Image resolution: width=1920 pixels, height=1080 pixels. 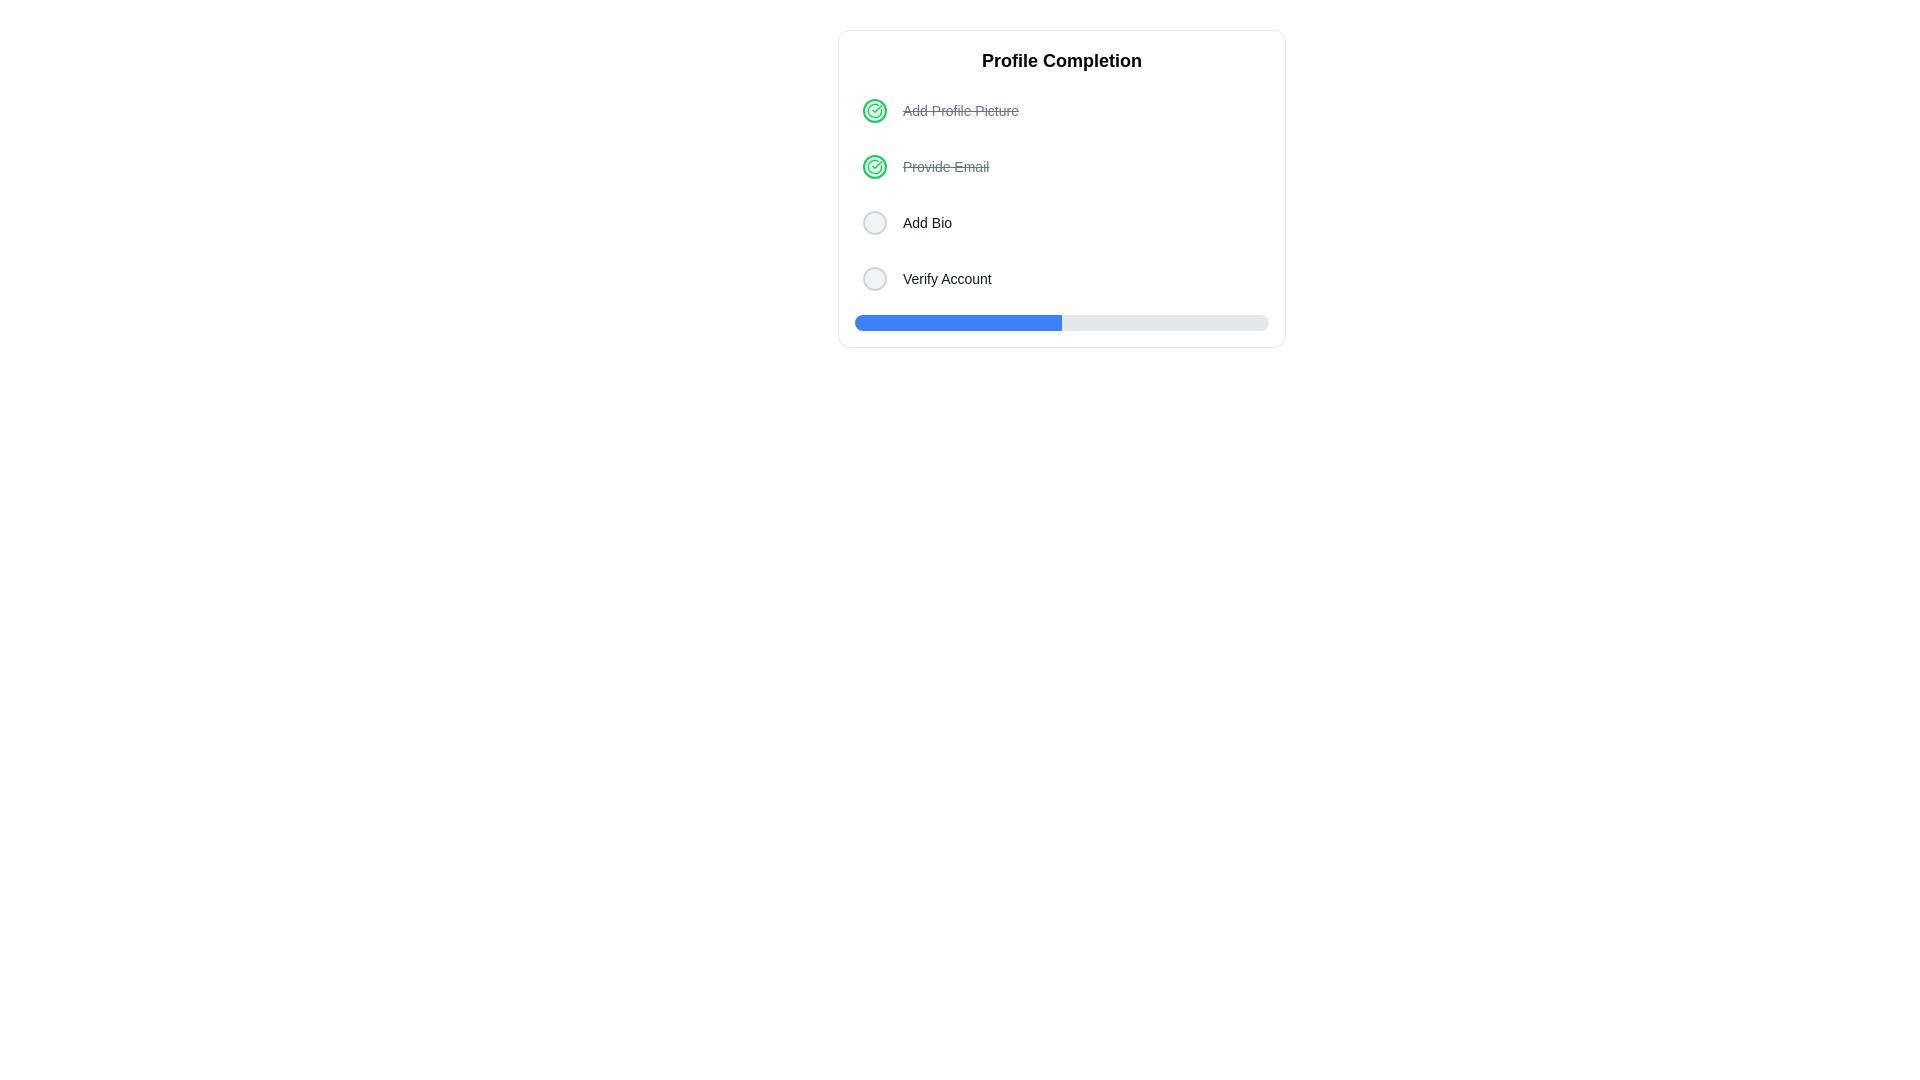 What do you see at coordinates (874, 223) in the screenshot?
I see `the Status Indicator, which is a small circle with a gray border located to the left of the 'Add Bio' text in a card-like layout` at bounding box center [874, 223].